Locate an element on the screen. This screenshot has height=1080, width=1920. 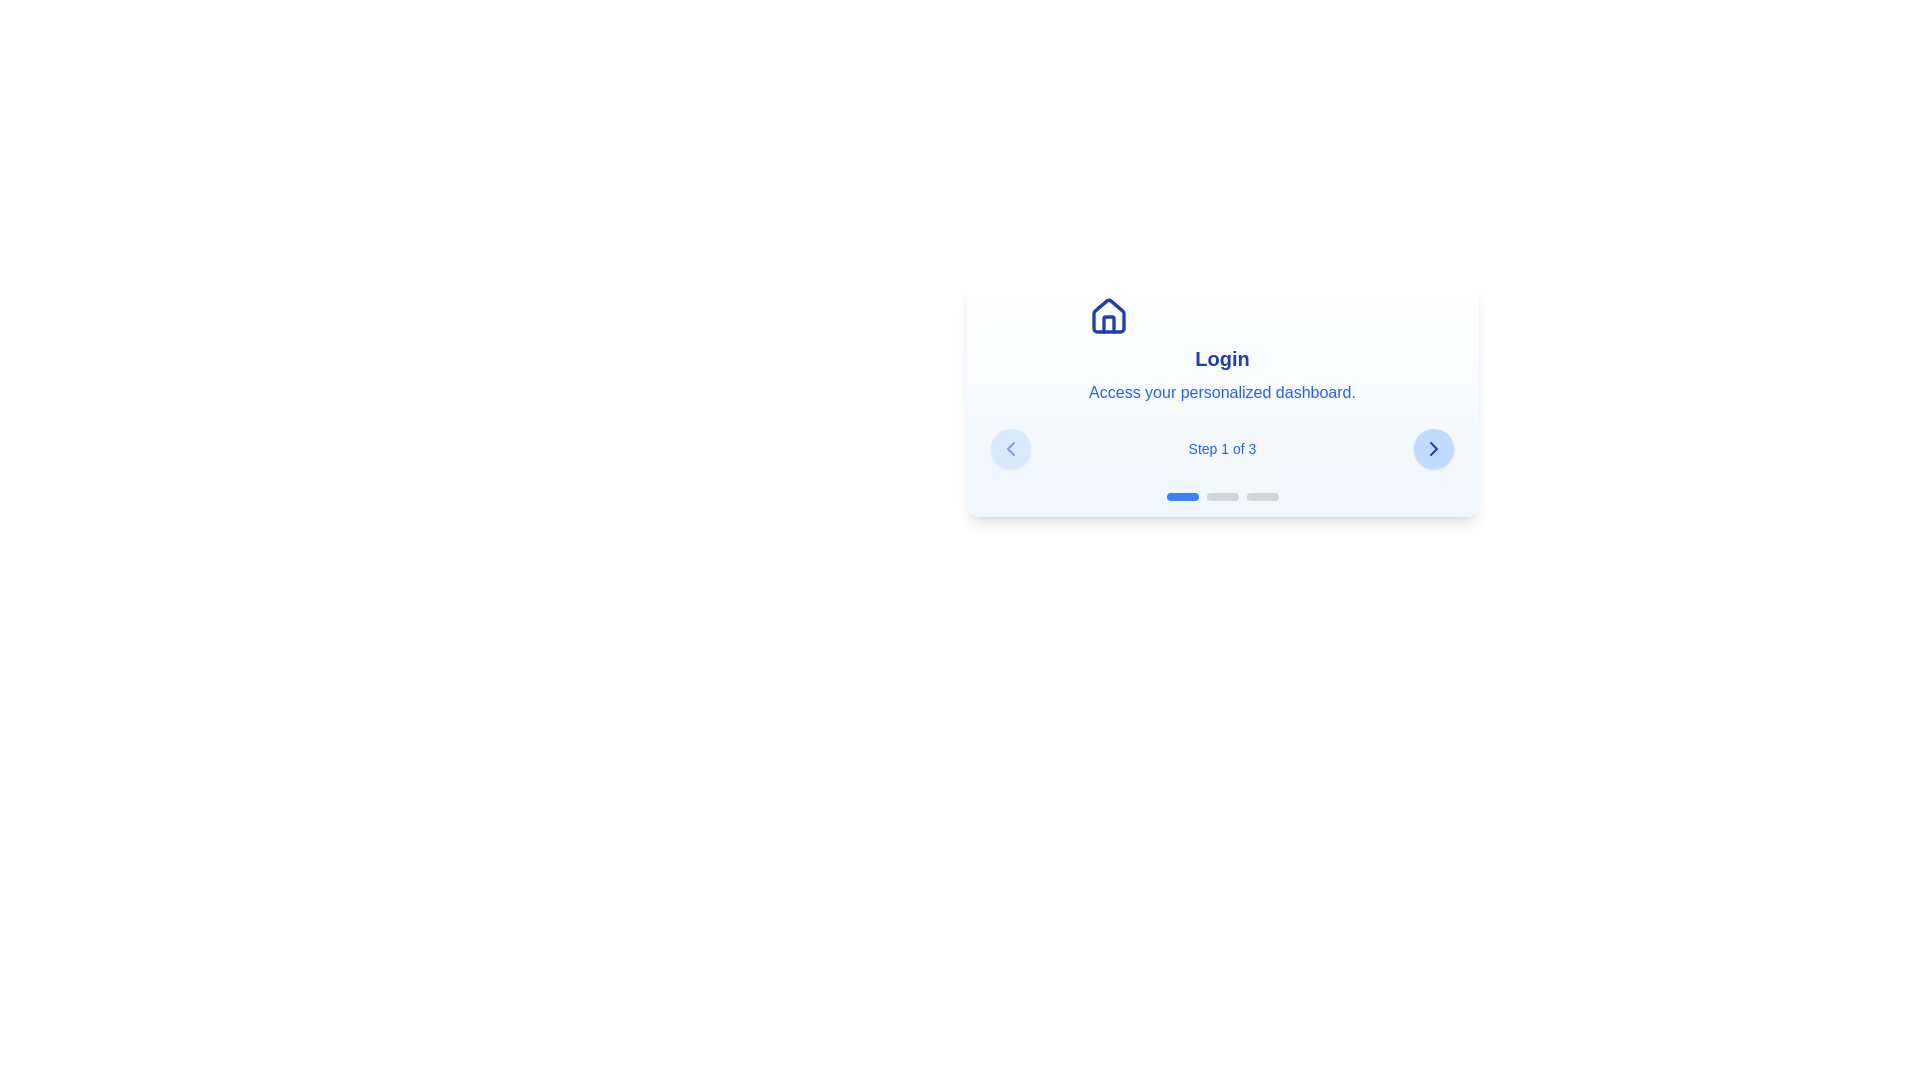
the left arrow button to navigate to the previous step is located at coordinates (1010, 447).